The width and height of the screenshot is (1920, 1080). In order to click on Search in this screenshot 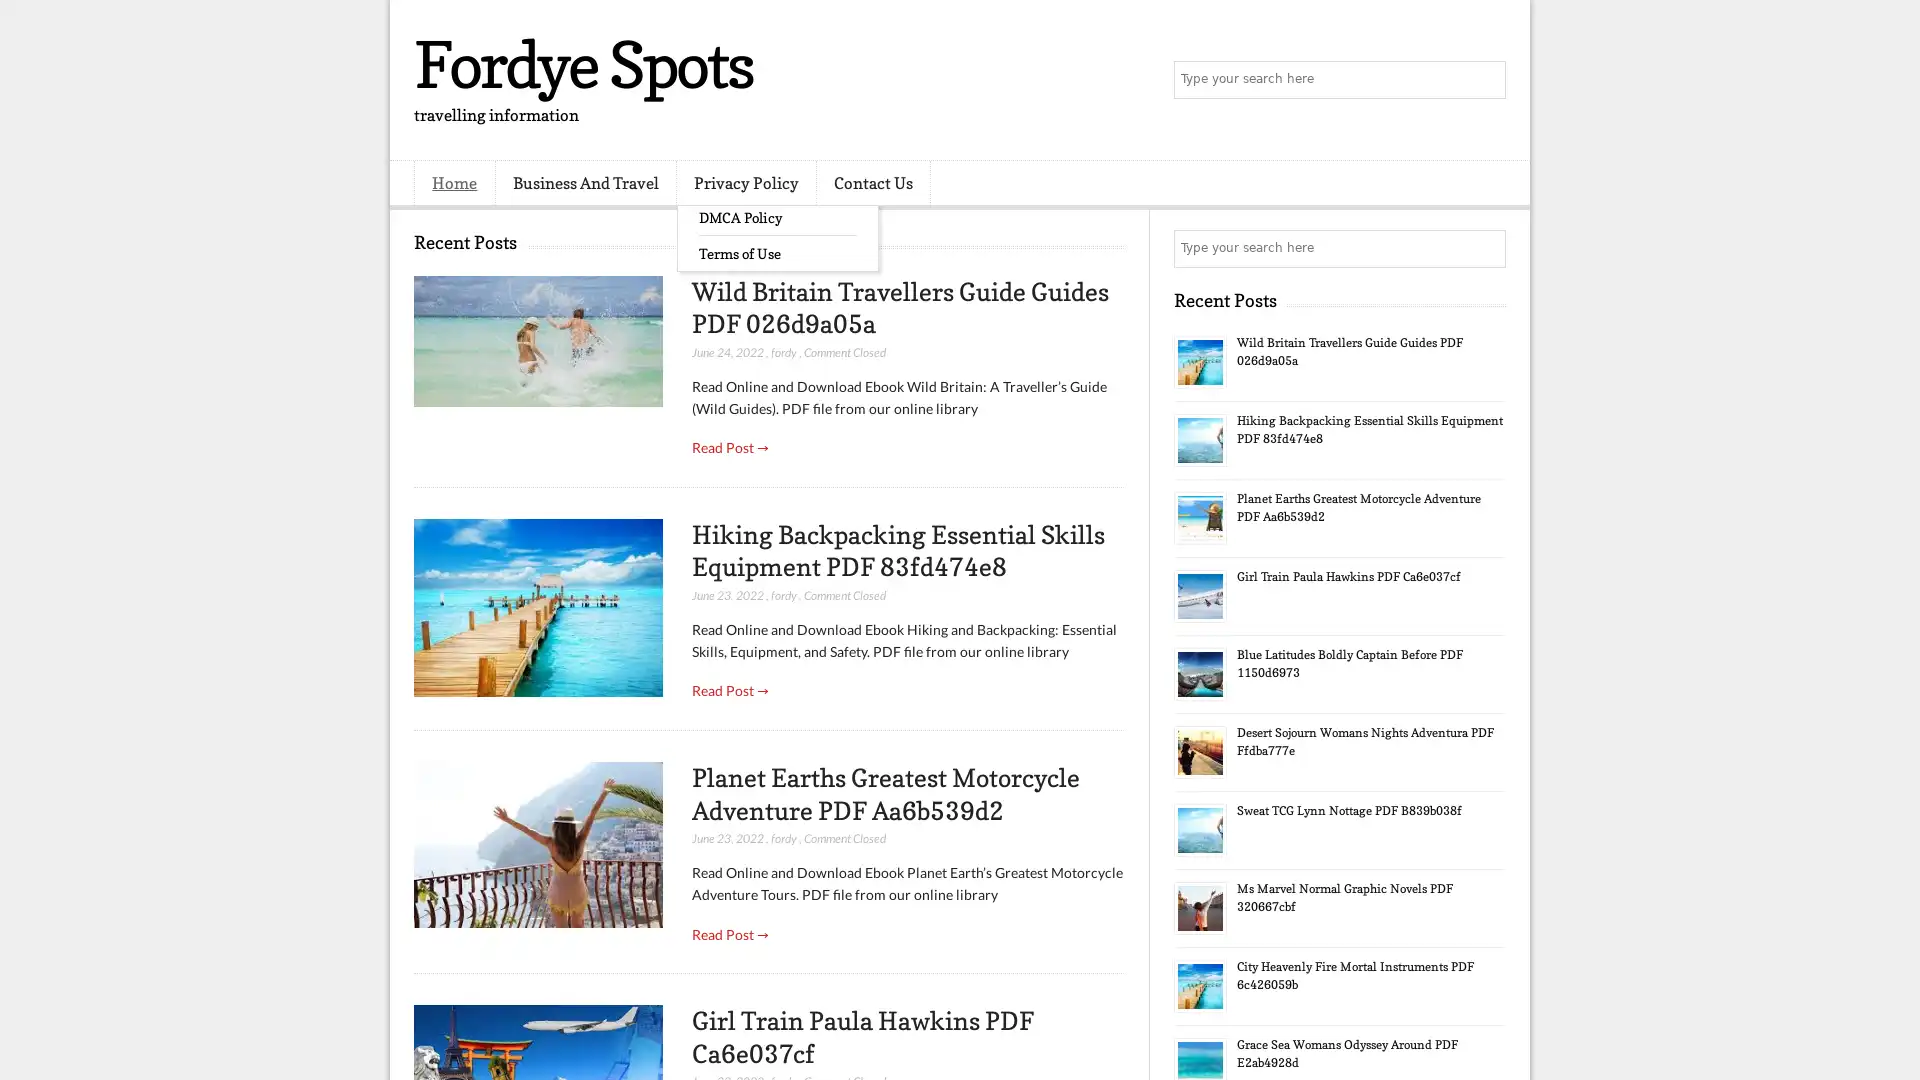, I will do `click(1485, 248)`.